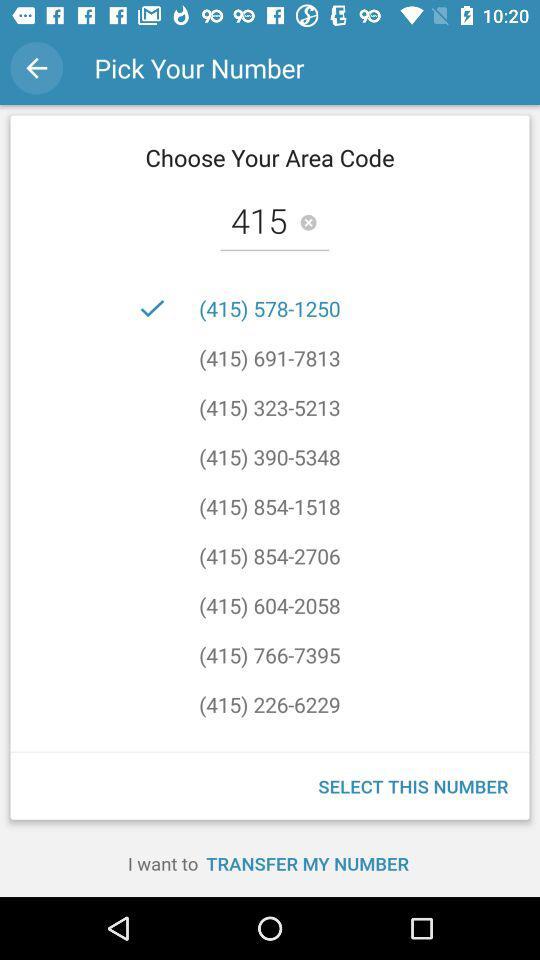 The width and height of the screenshot is (540, 960). What do you see at coordinates (36, 68) in the screenshot?
I see `the icon to the left of pick your number` at bounding box center [36, 68].